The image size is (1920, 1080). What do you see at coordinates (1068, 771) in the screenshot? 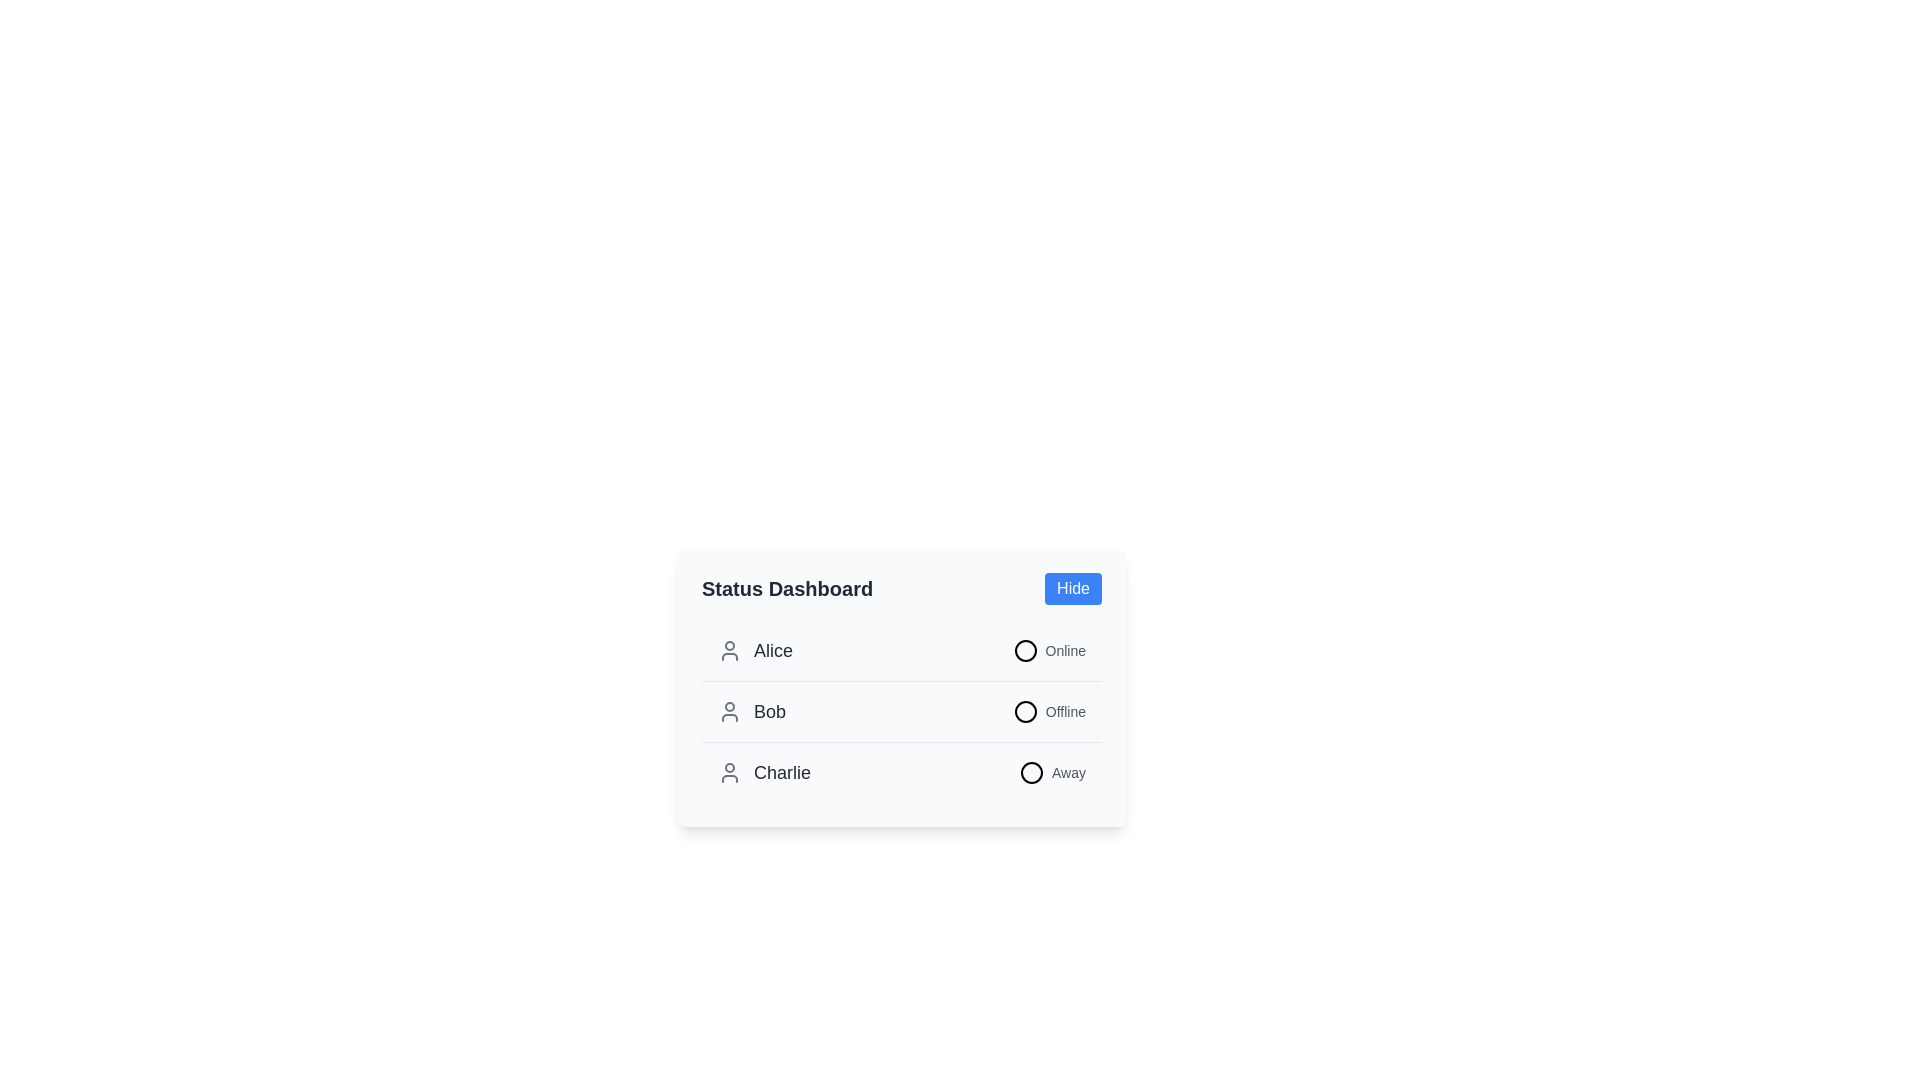
I see `the text label stating 'Away' that is styled with a small font size and gray color, located to the far right of the circular status indicator for user Charlie in the Status Dashboard` at bounding box center [1068, 771].